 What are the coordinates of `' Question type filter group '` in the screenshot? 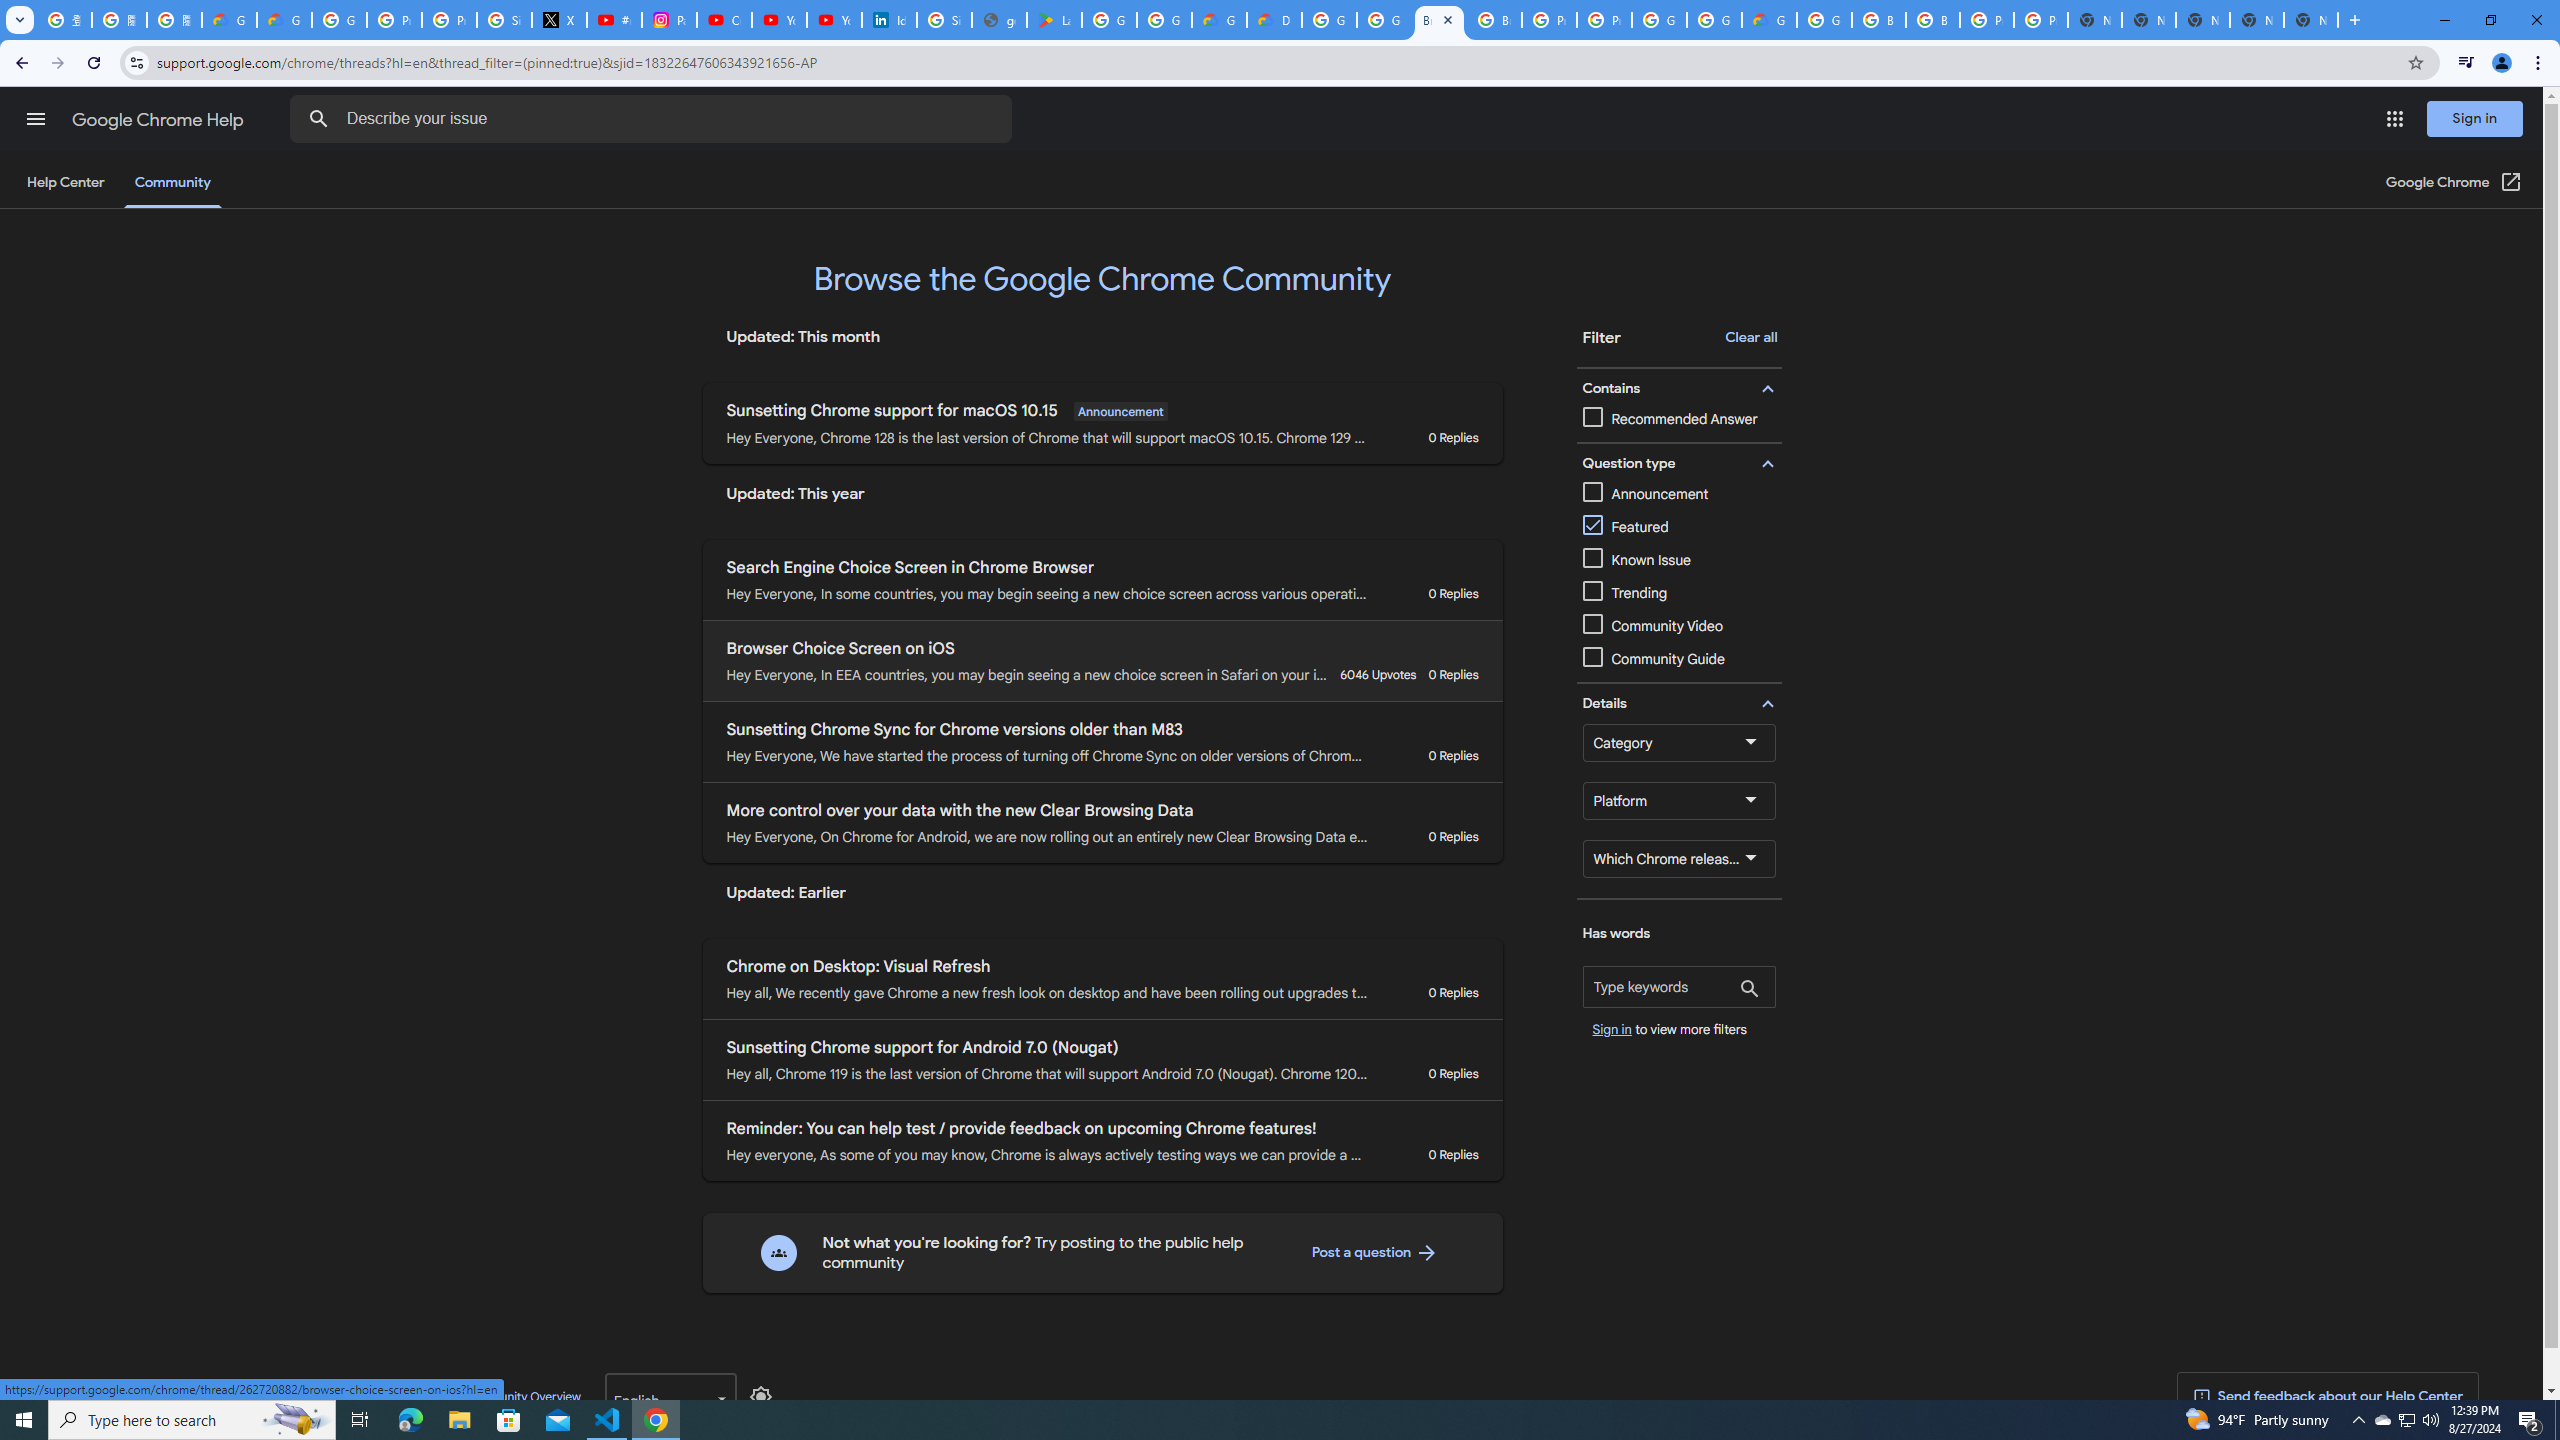 It's located at (1675, 463).